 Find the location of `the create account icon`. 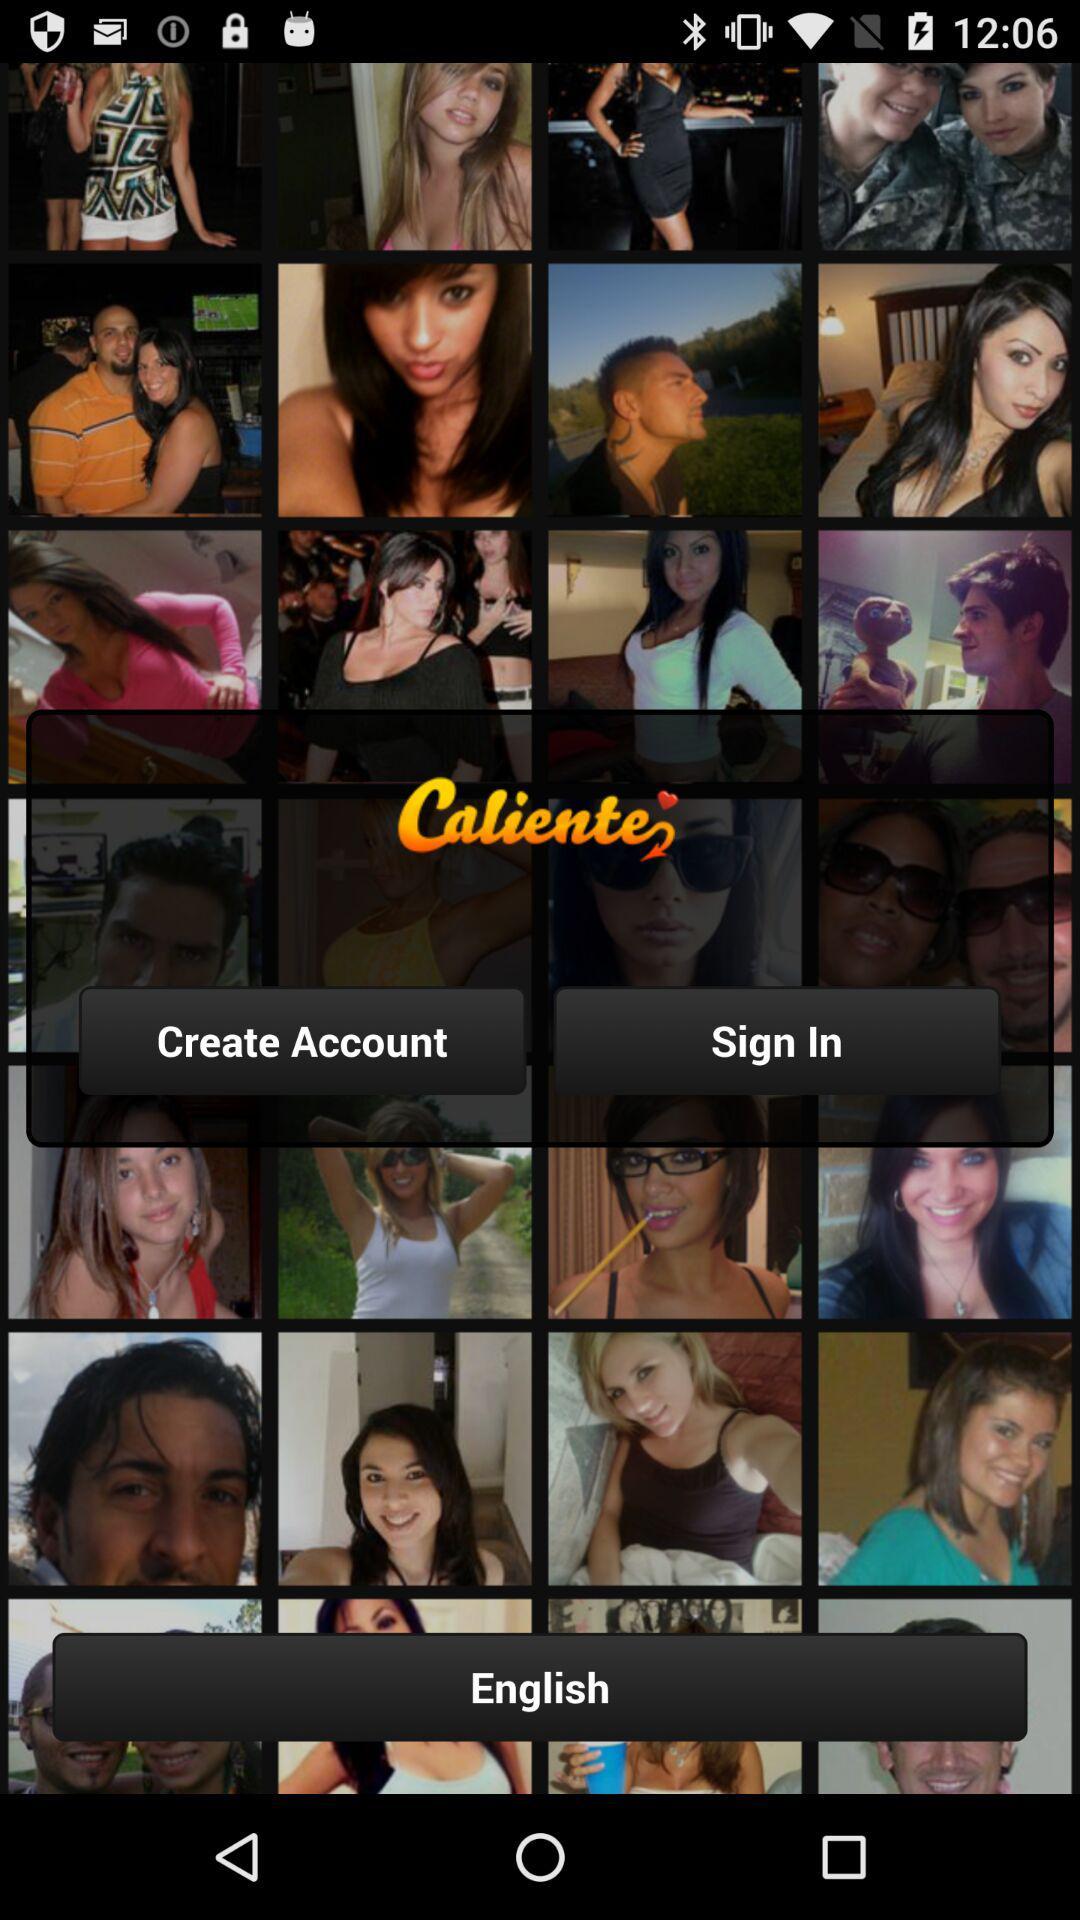

the create account icon is located at coordinates (302, 1040).